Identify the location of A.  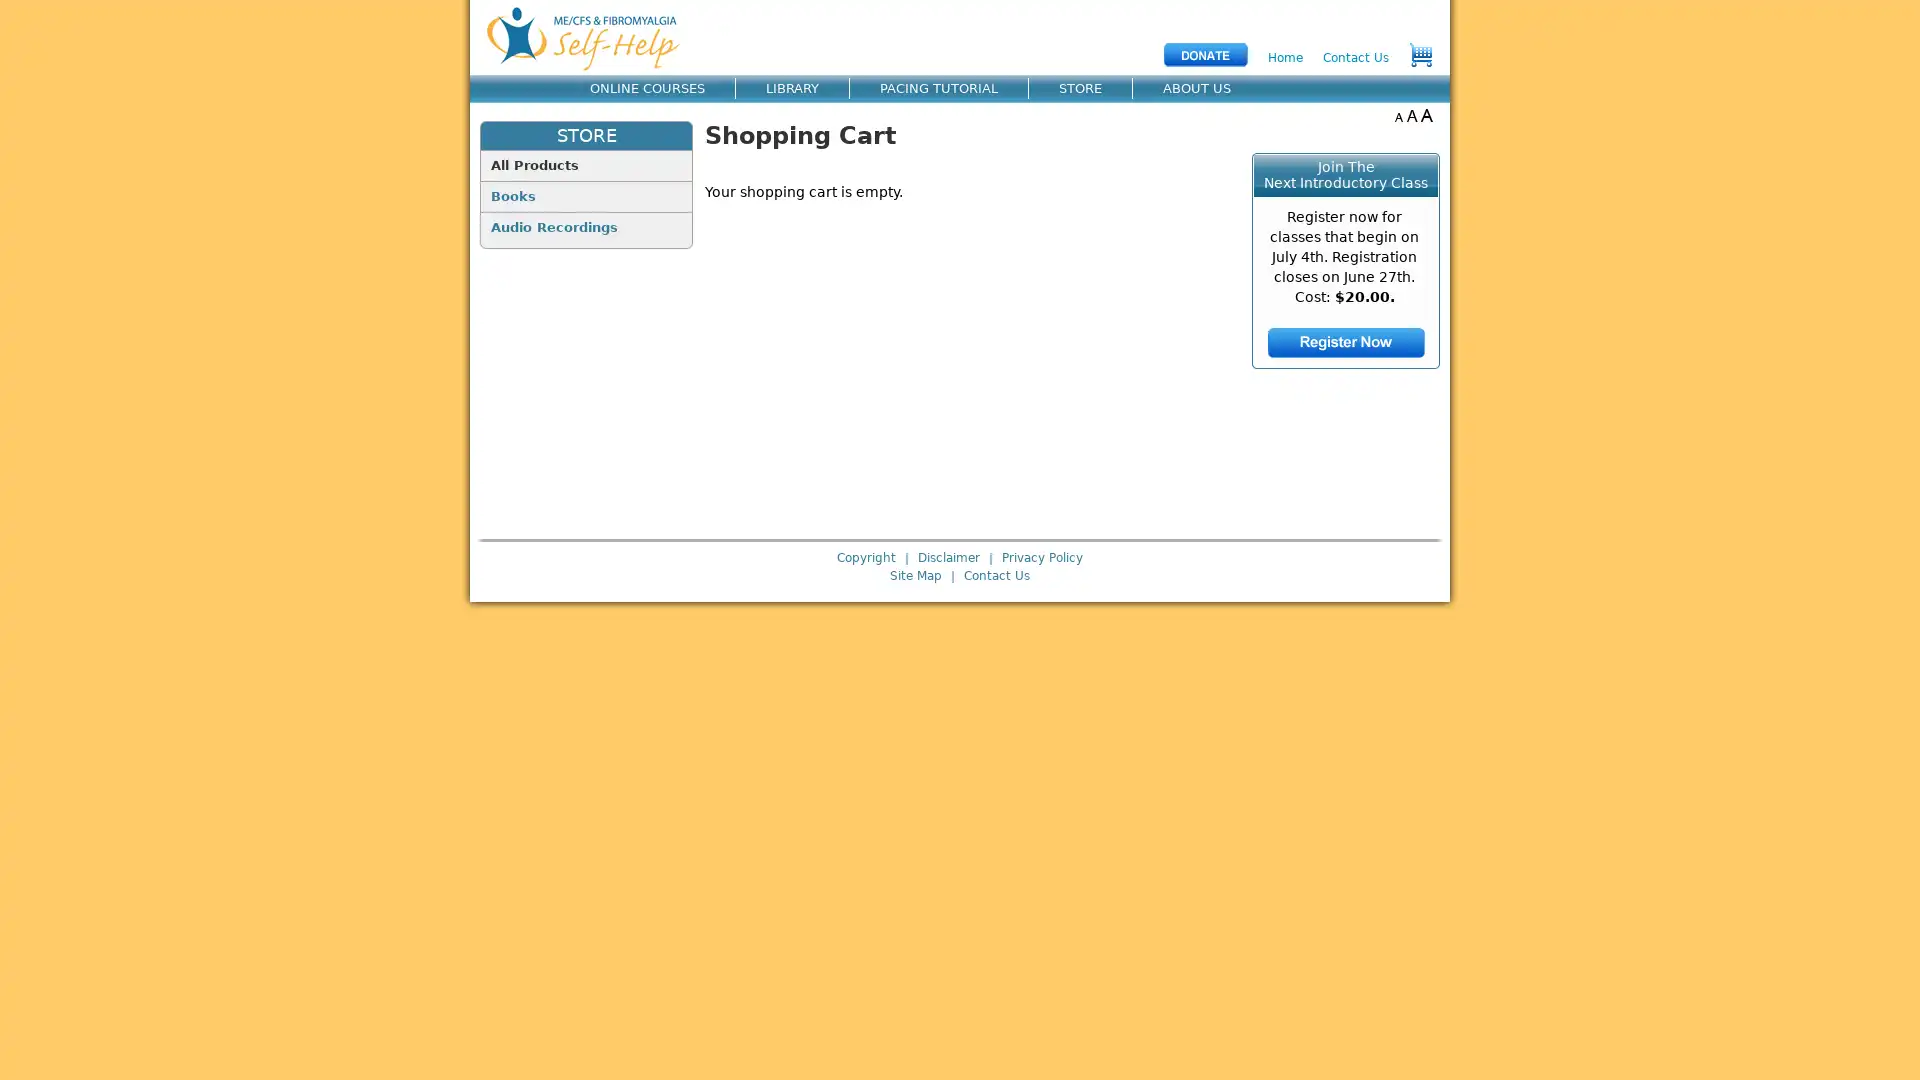
(1397, 115).